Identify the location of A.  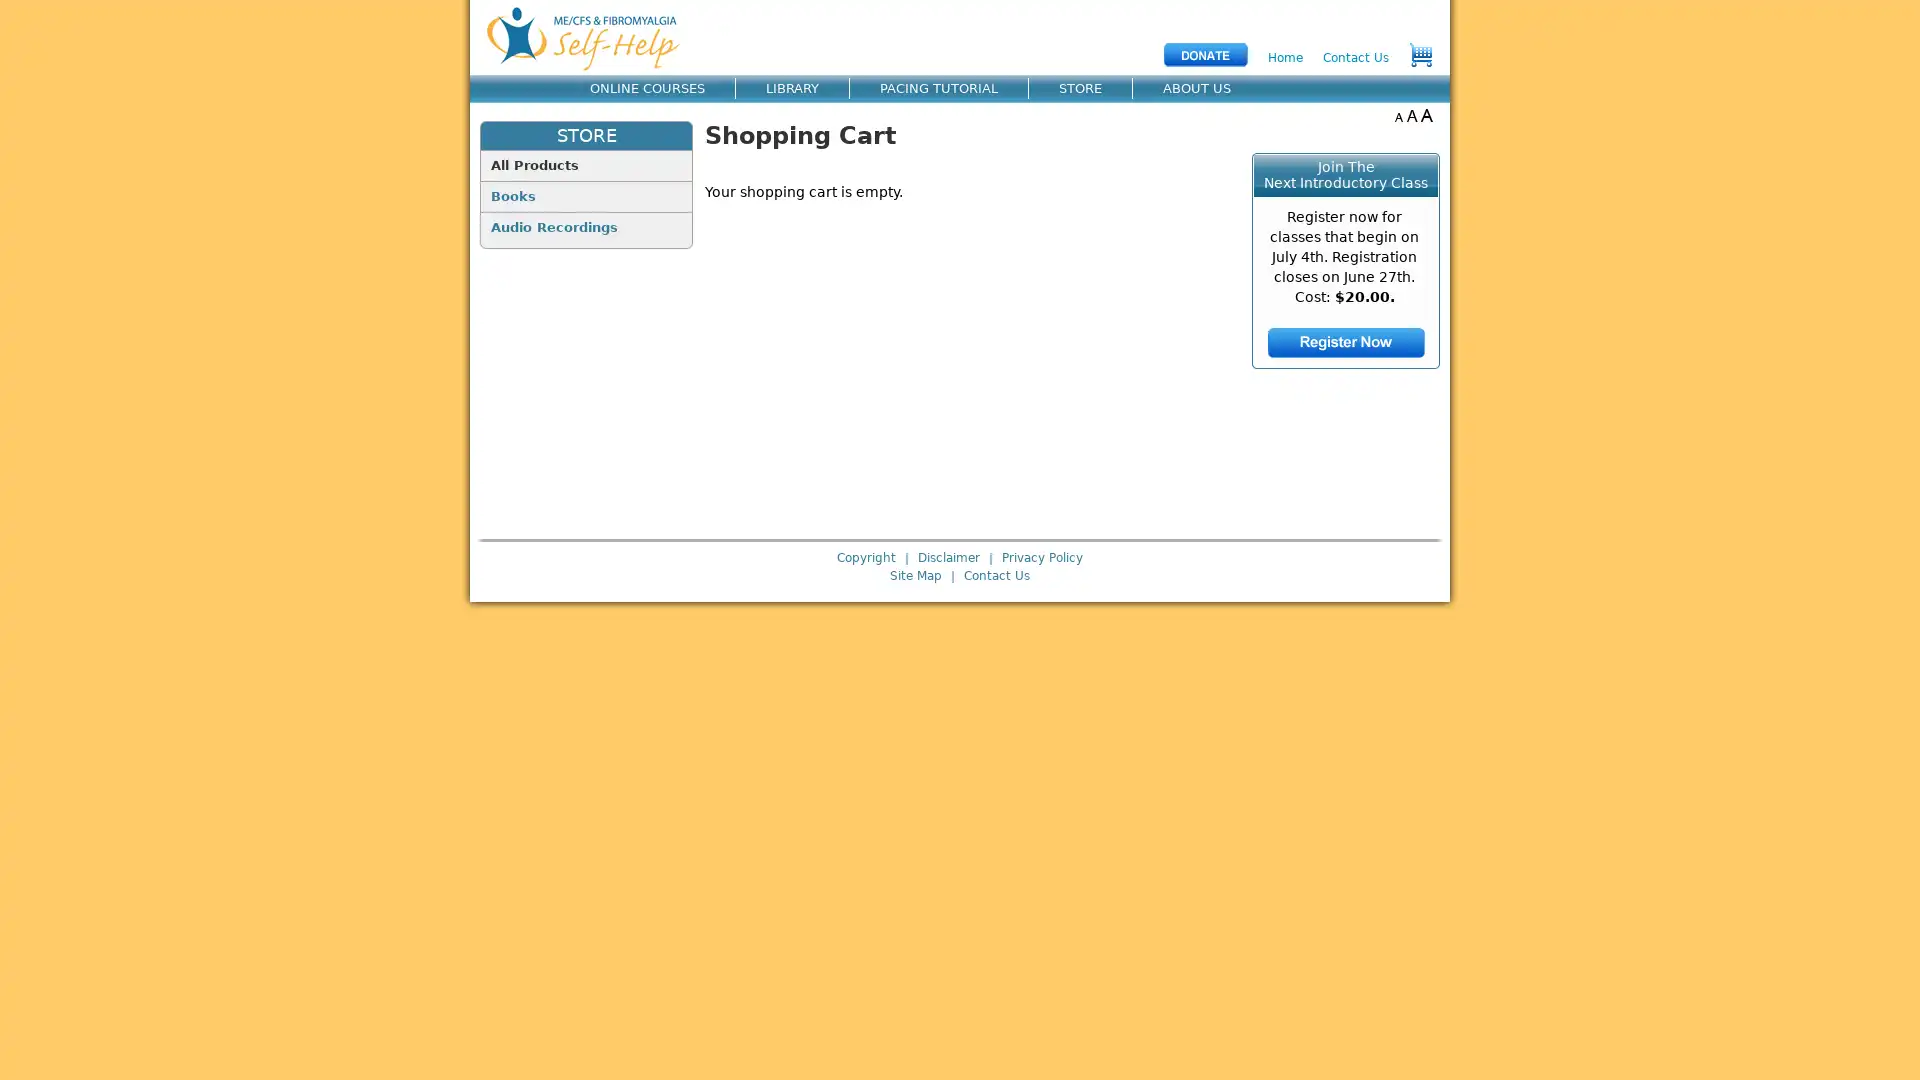
(1397, 115).